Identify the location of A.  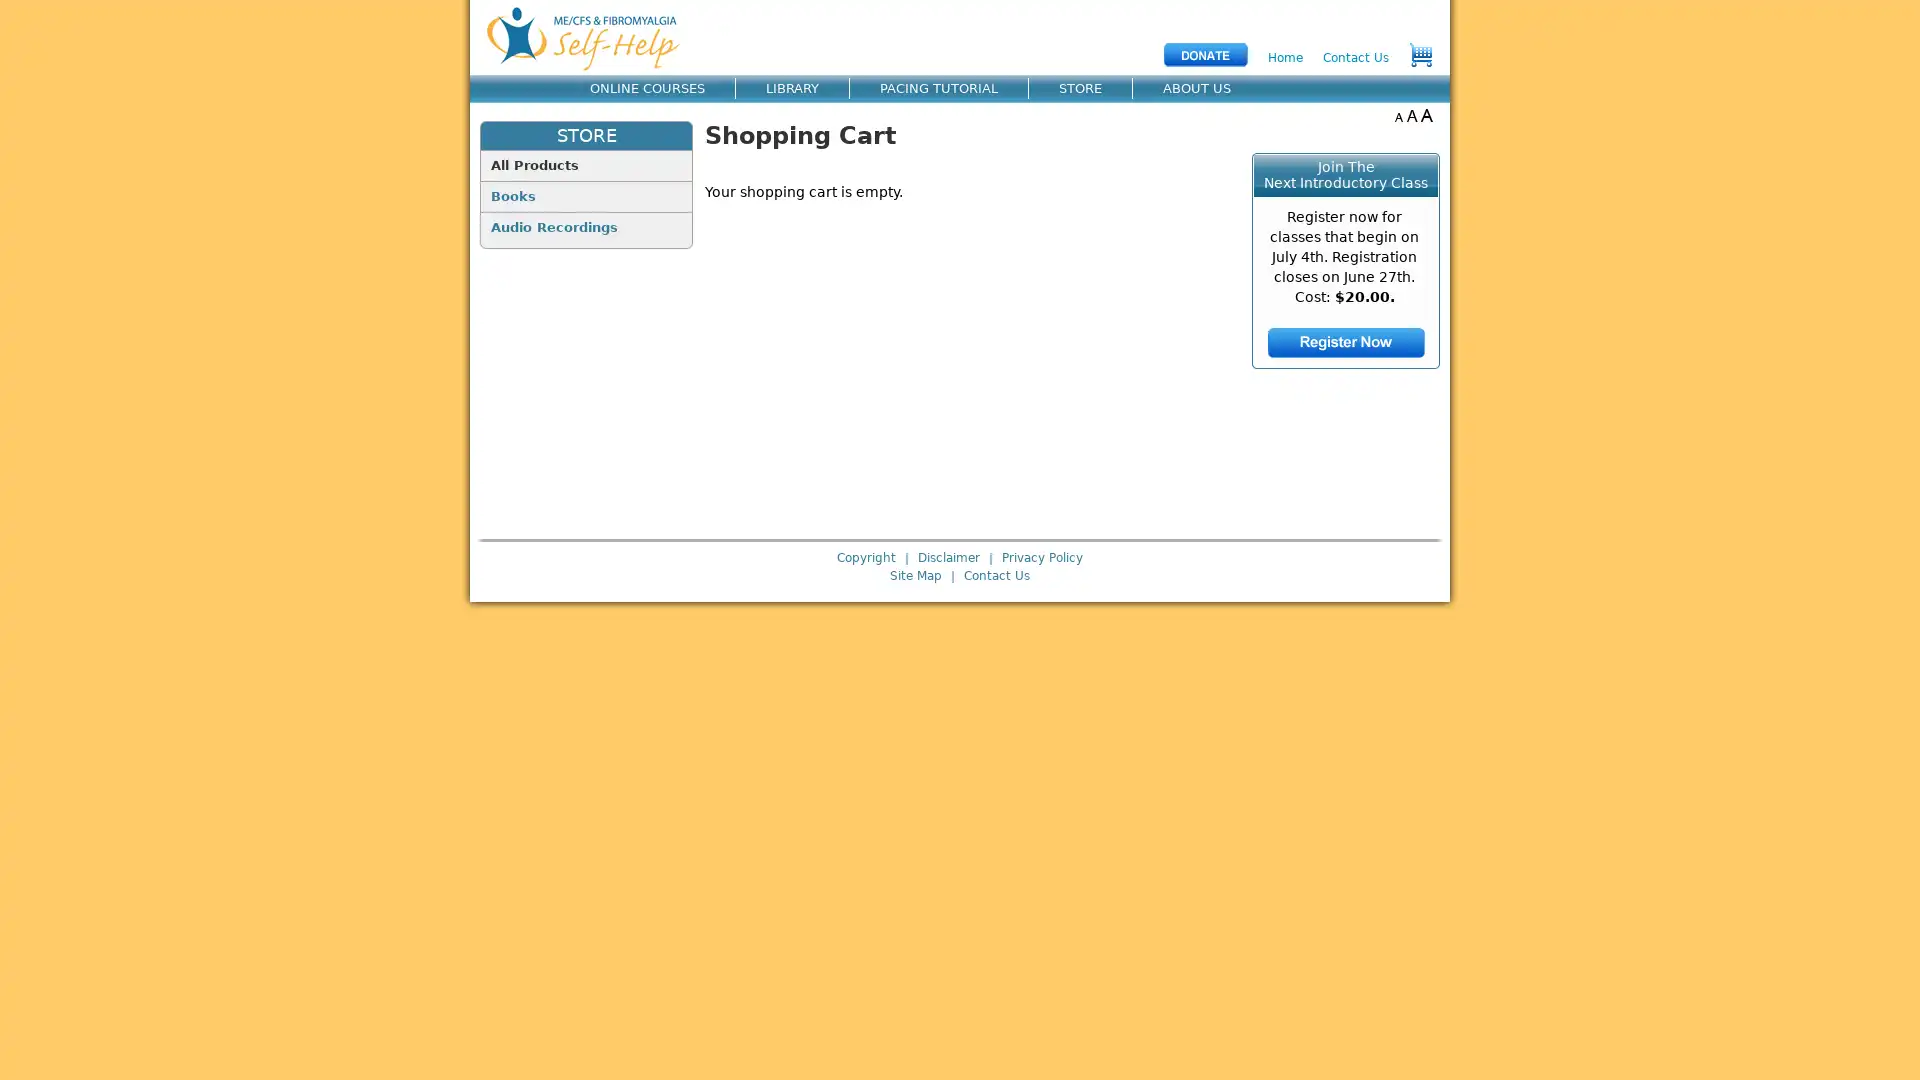
(1397, 115).